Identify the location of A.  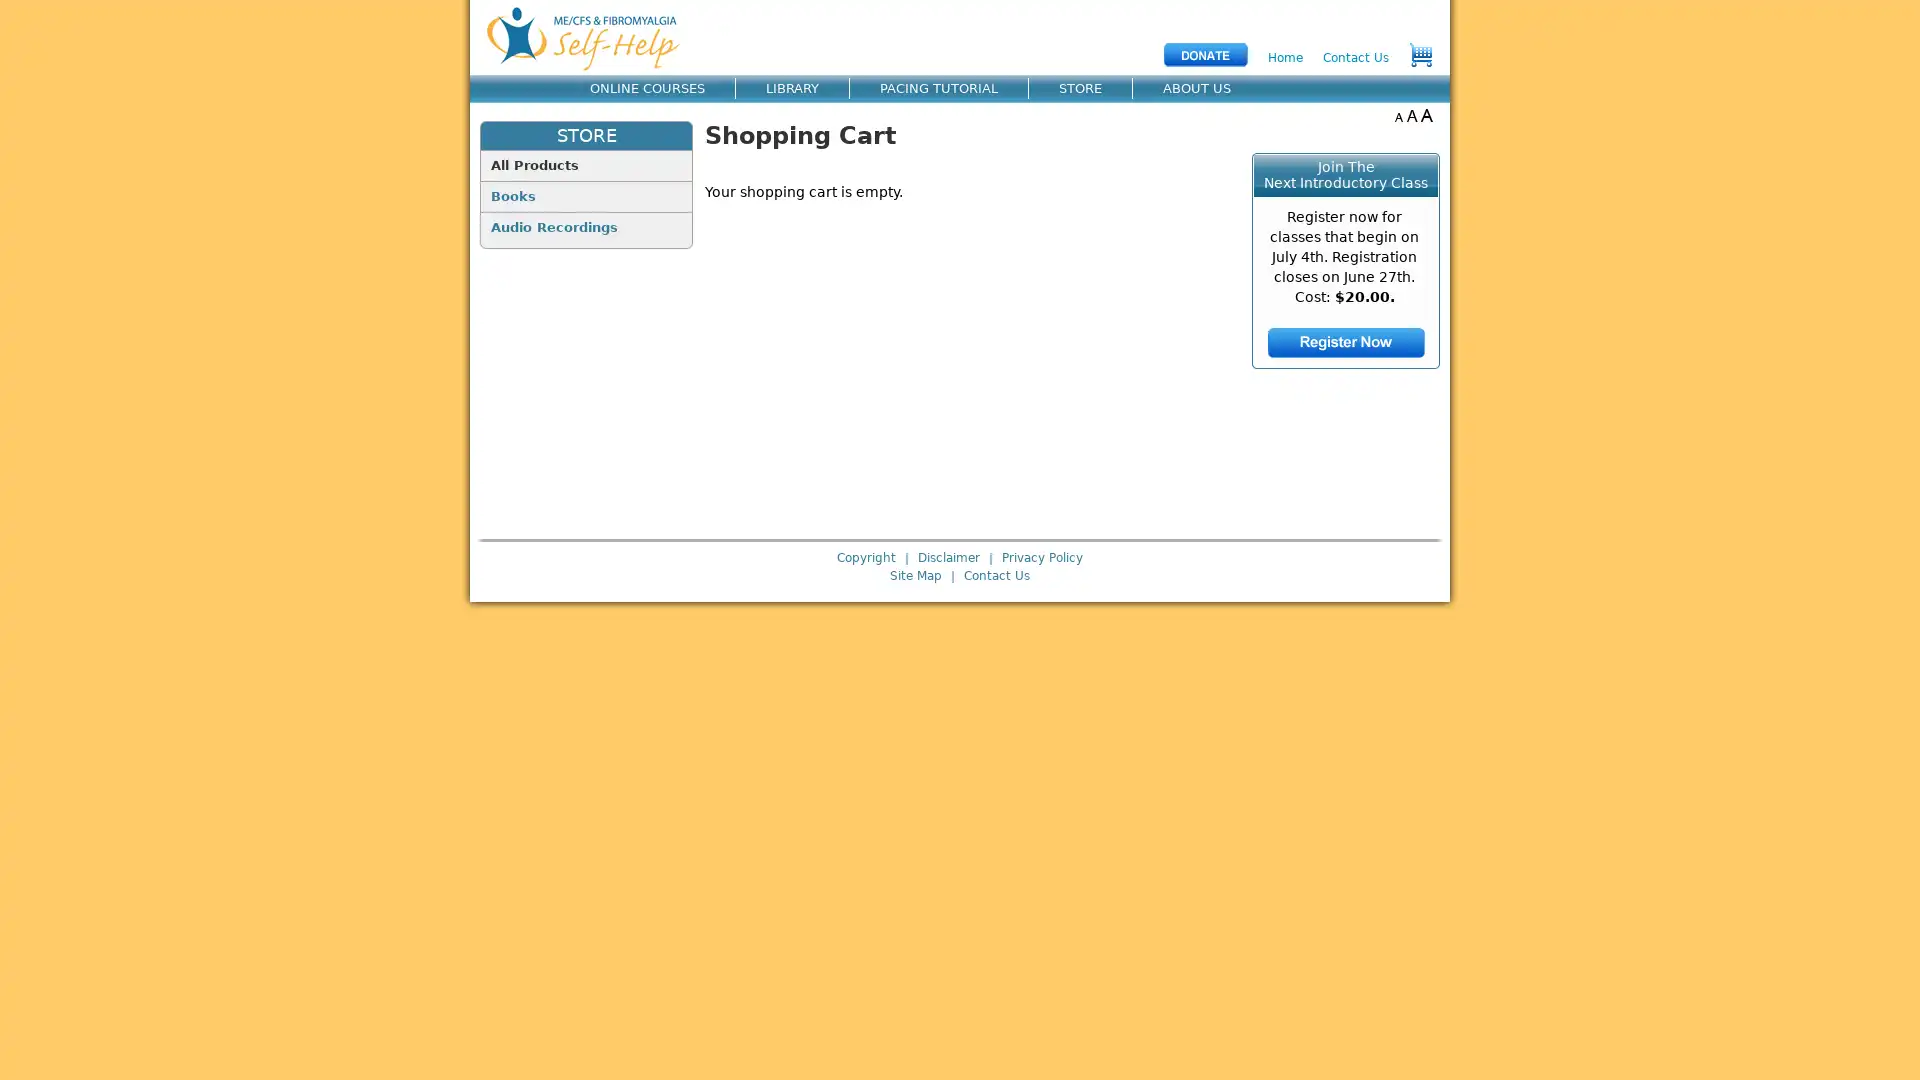
(1397, 115).